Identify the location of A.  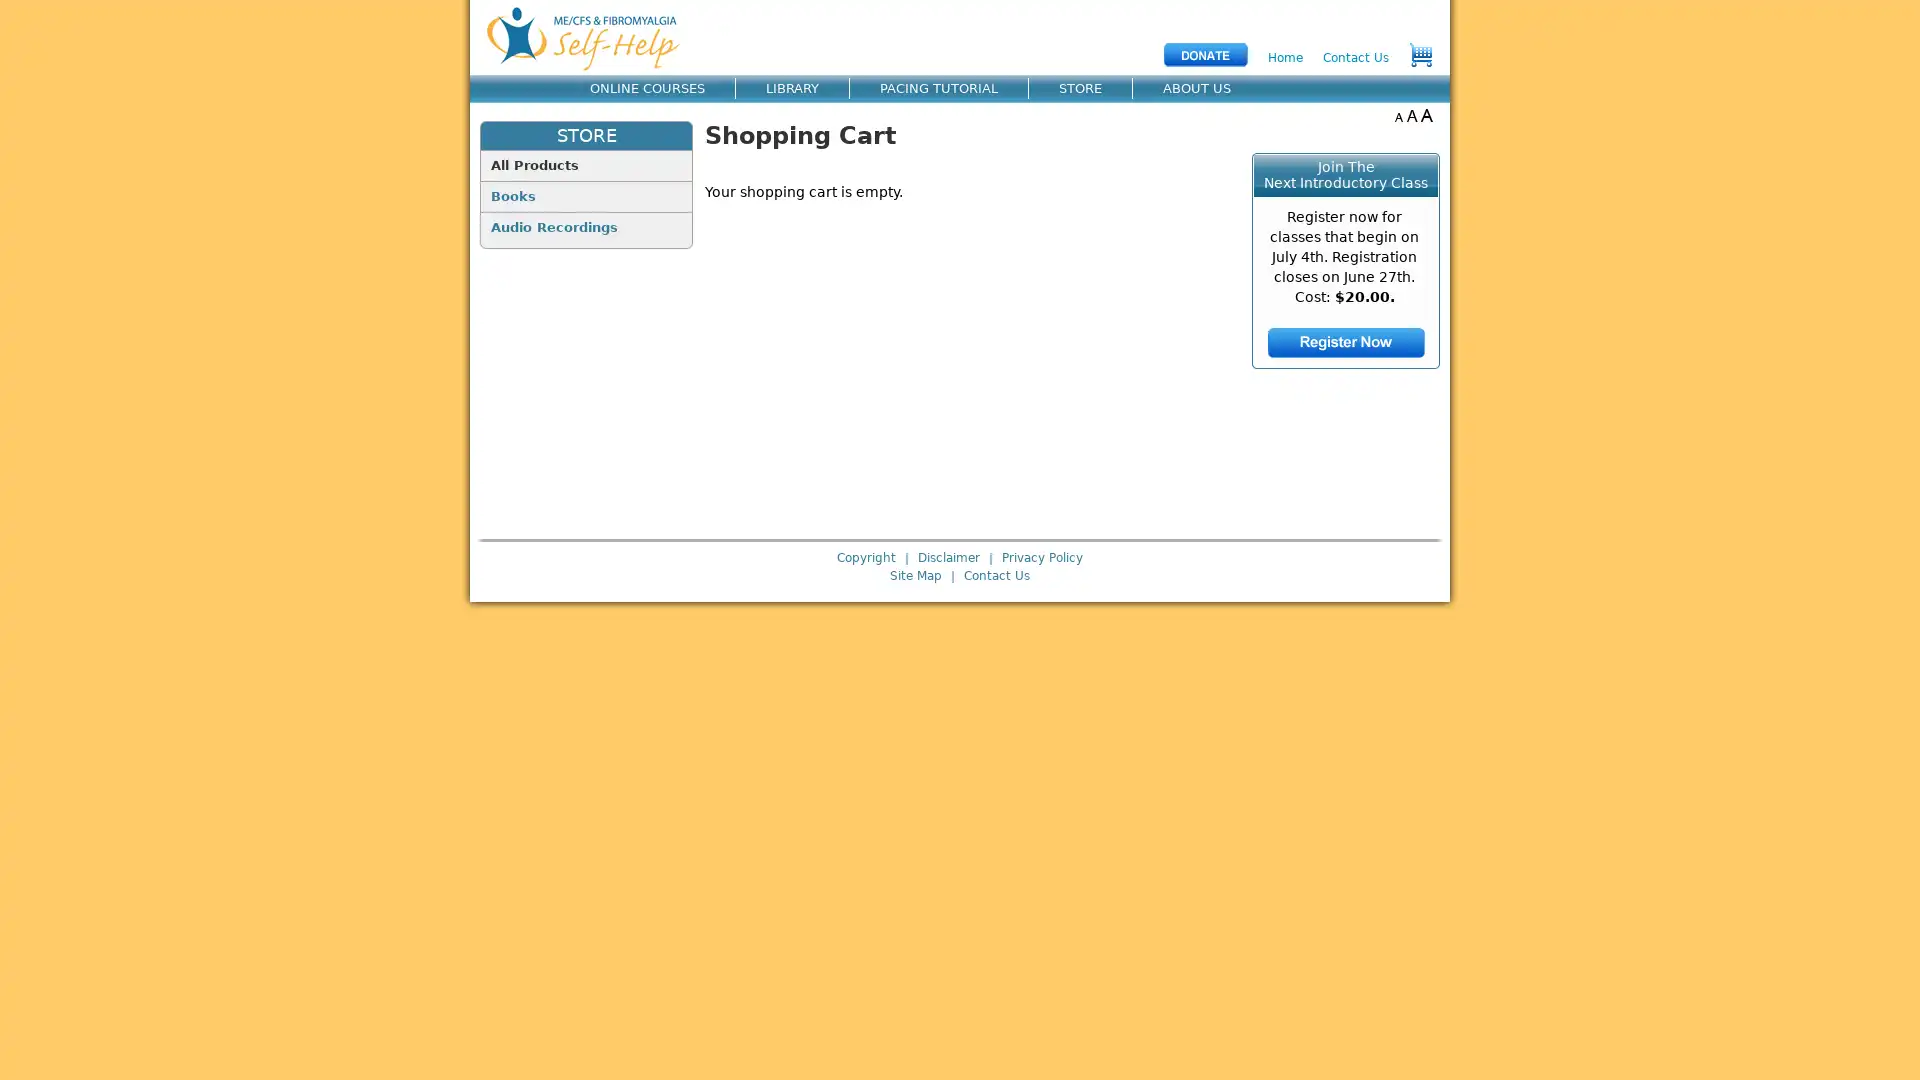
(1397, 115).